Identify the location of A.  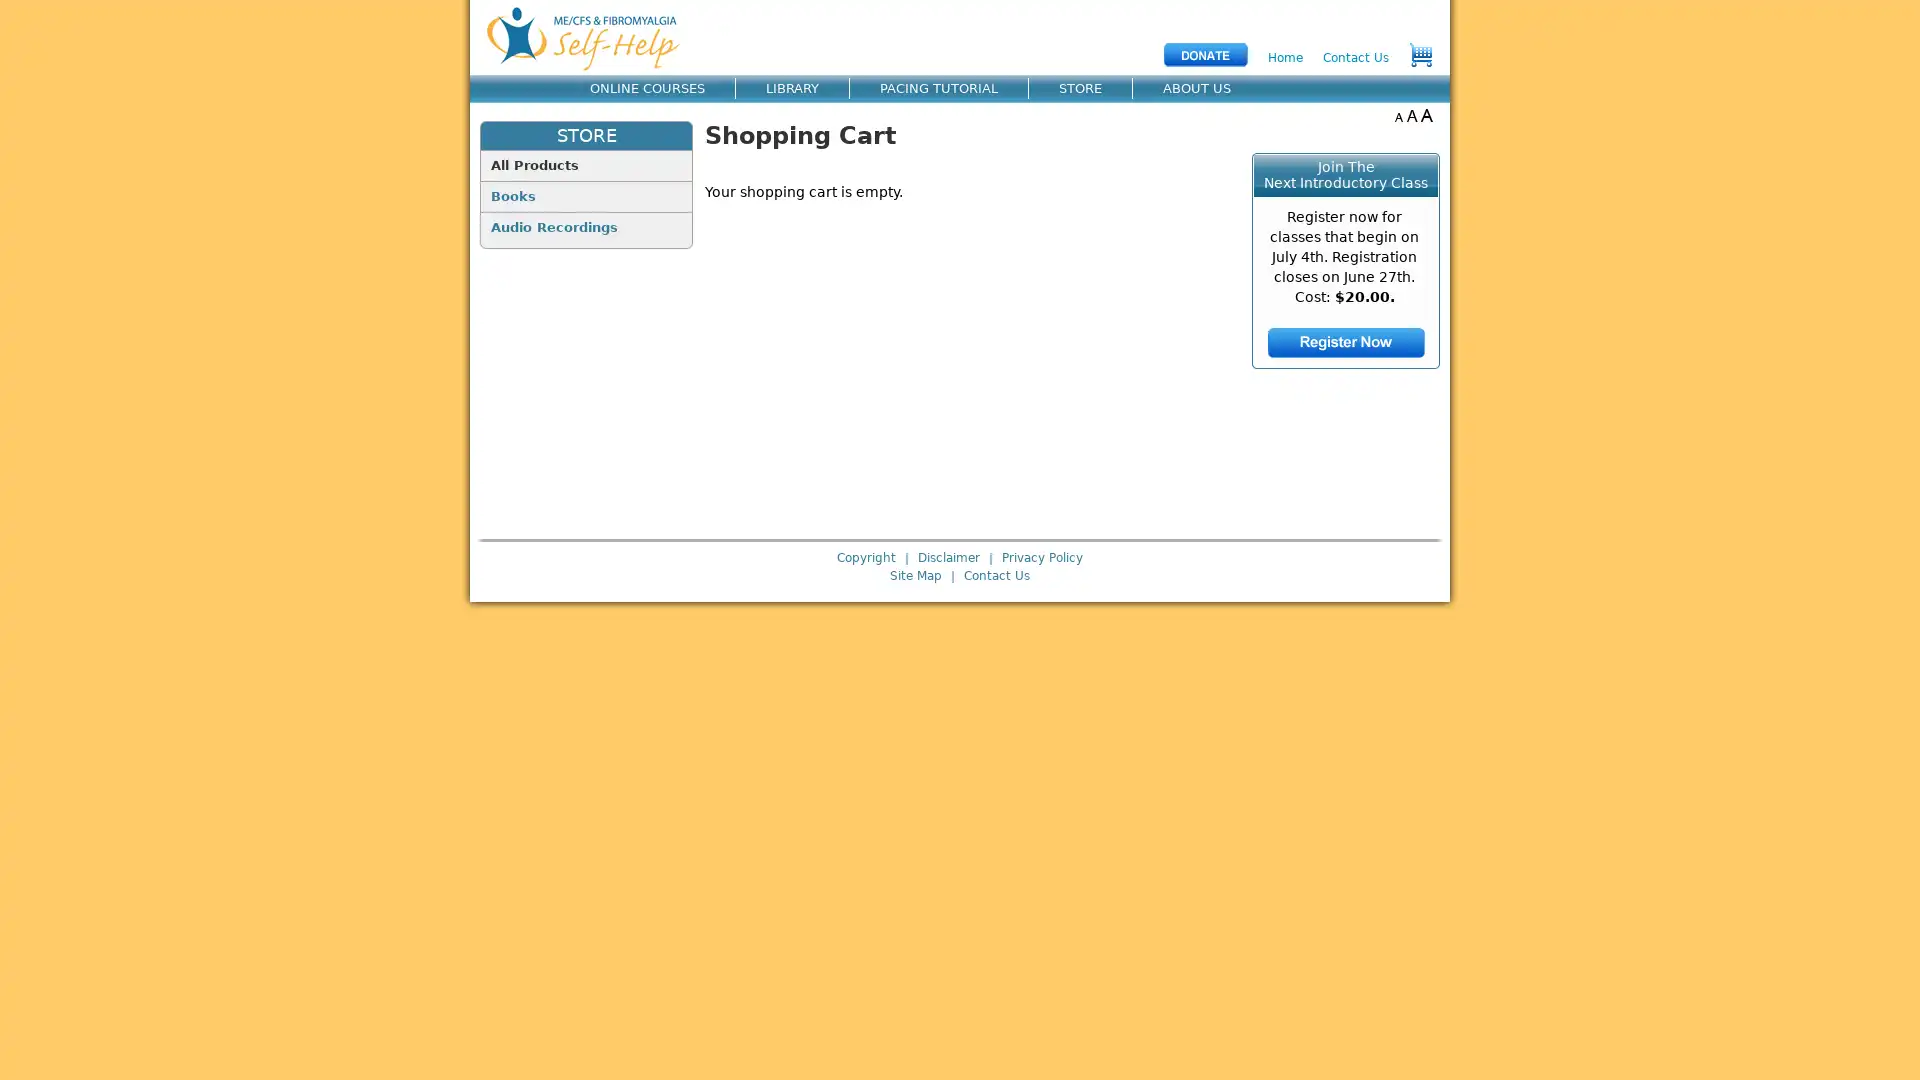
(1397, 115).